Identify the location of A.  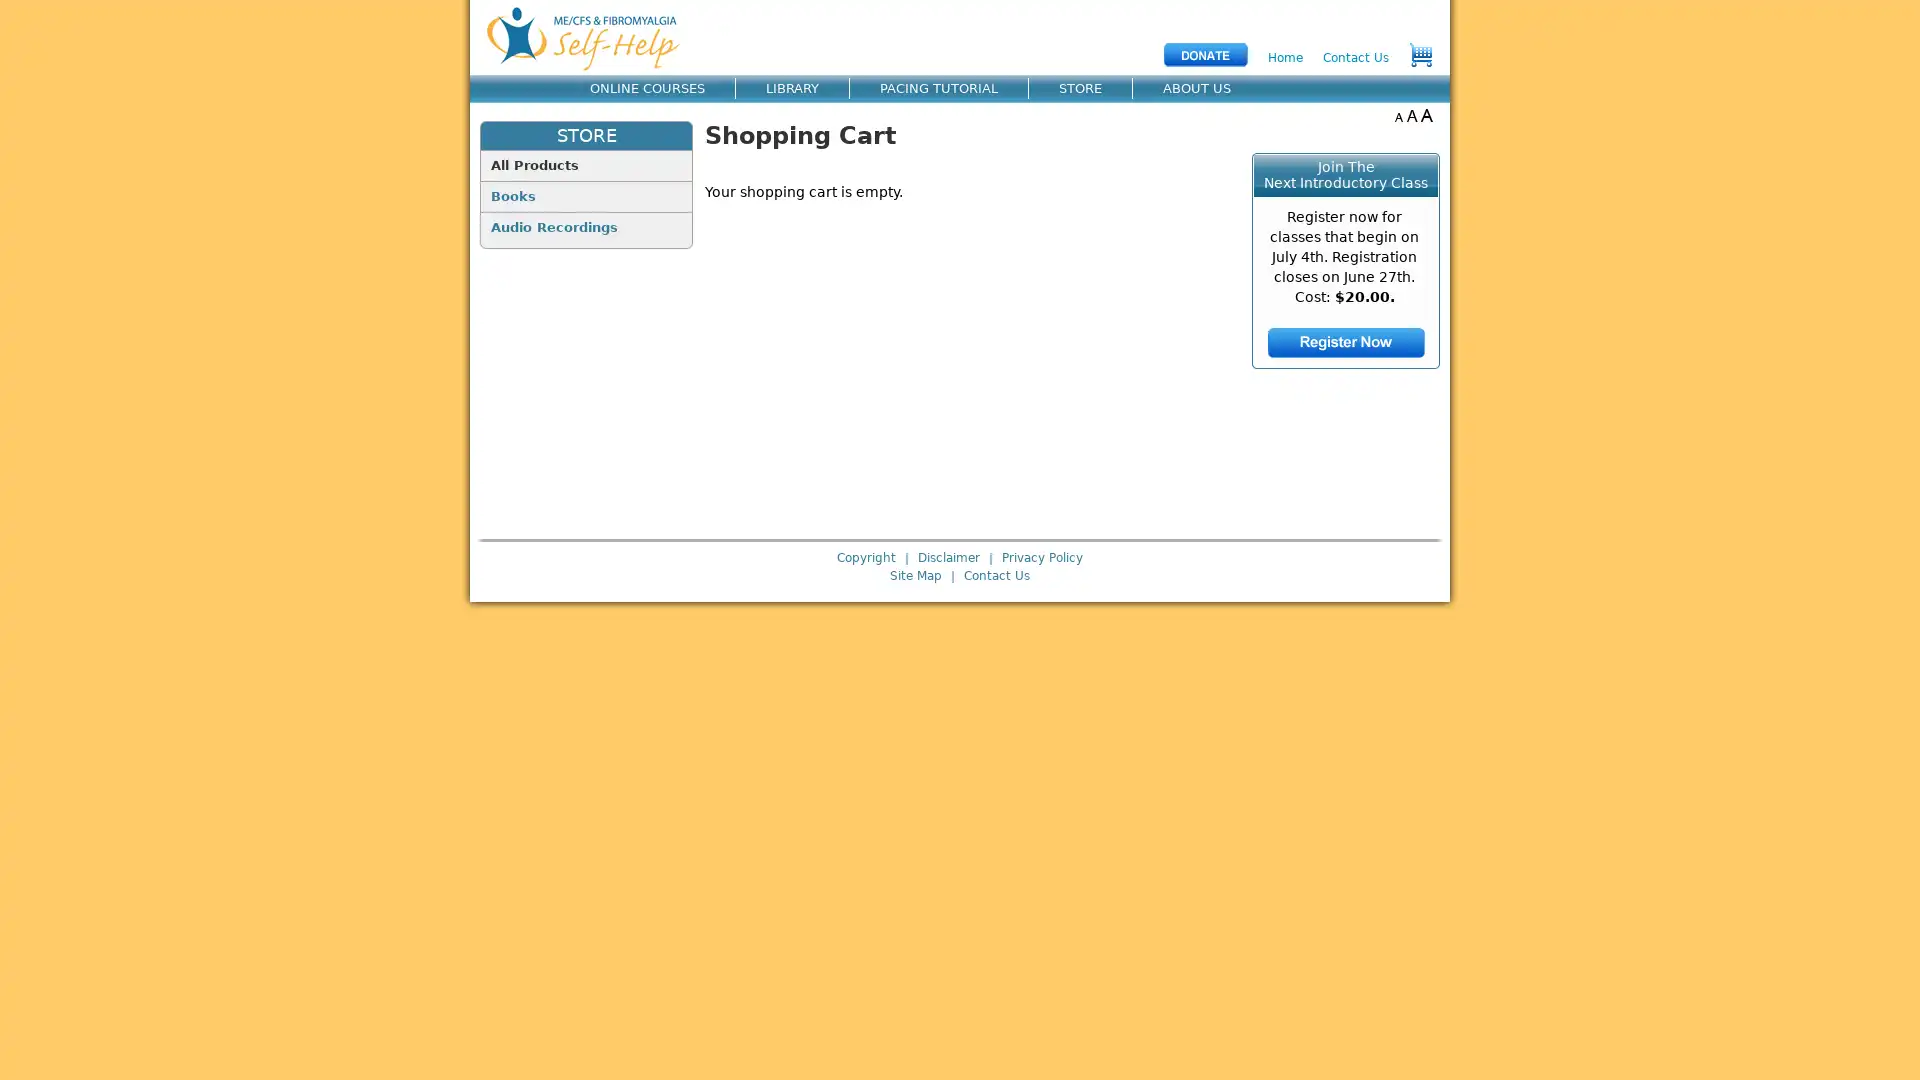
(1397, 115).